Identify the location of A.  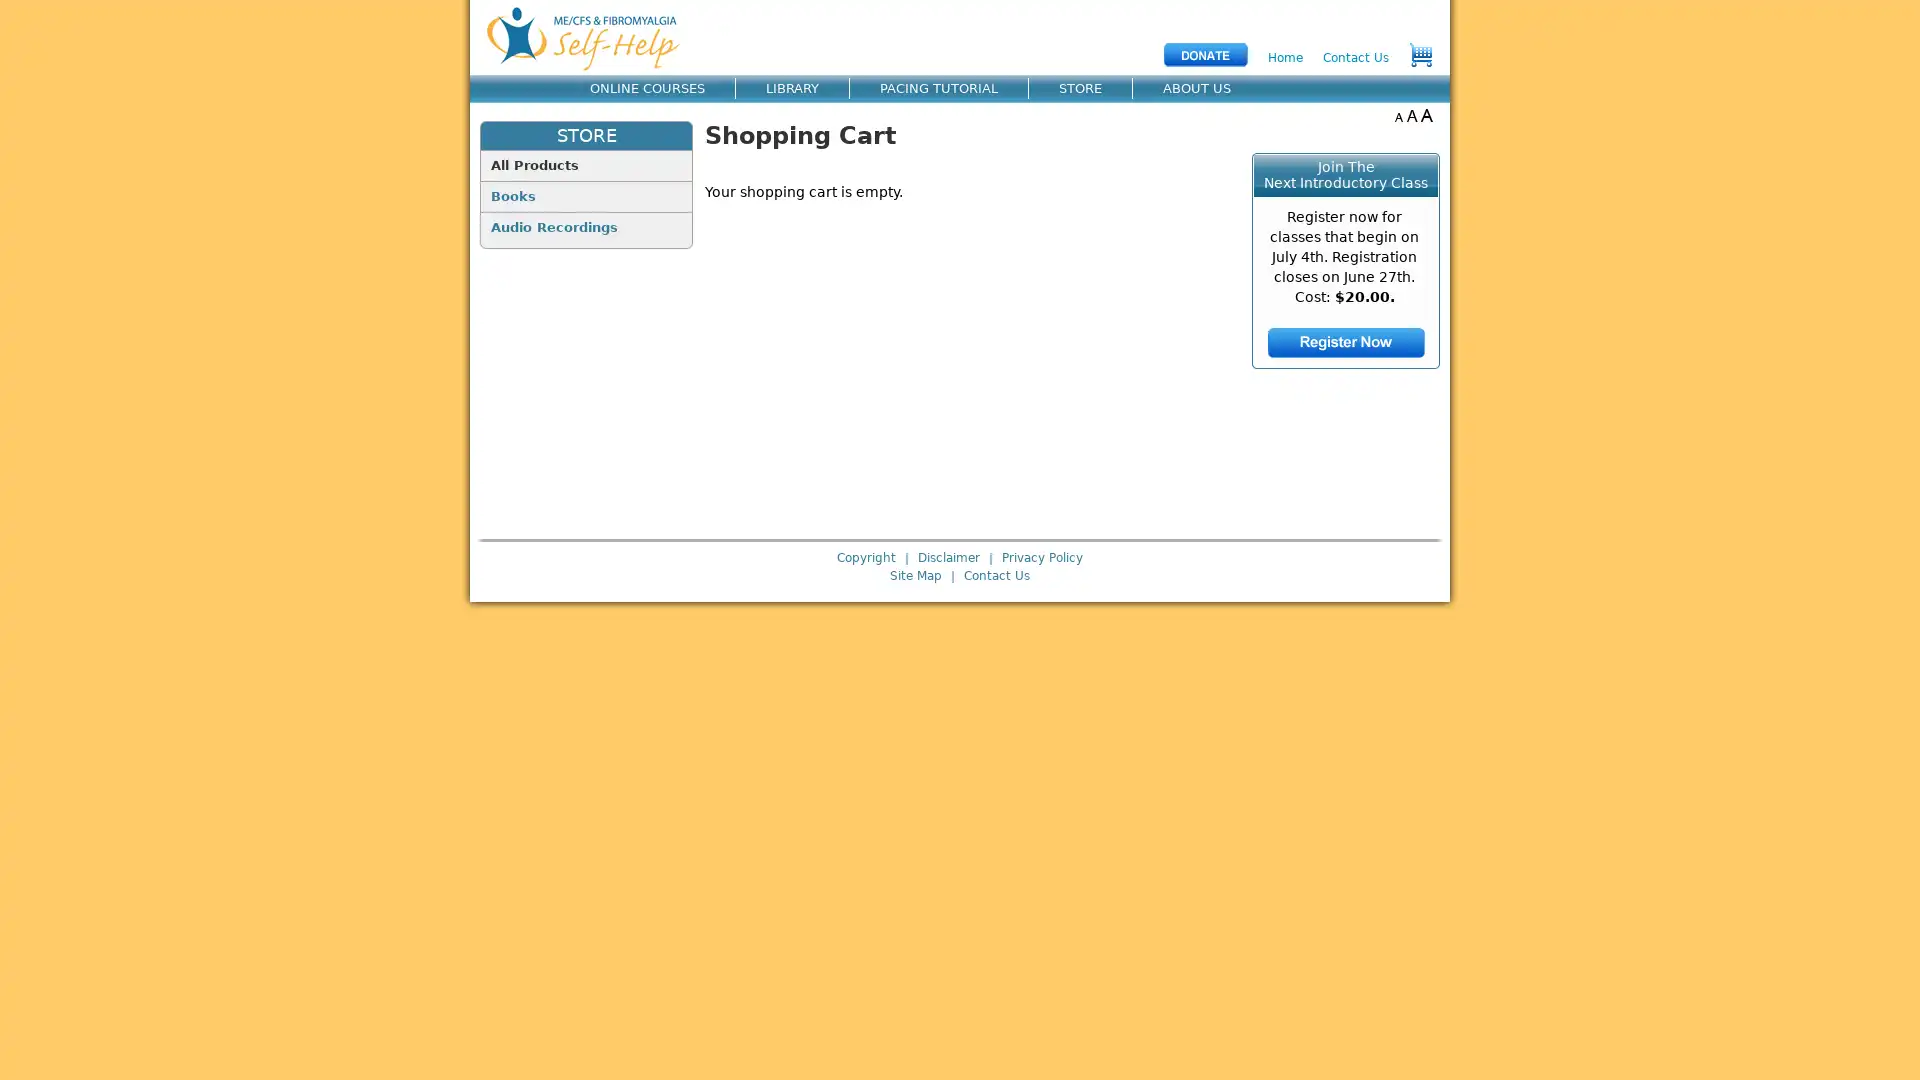
(1397, 115).